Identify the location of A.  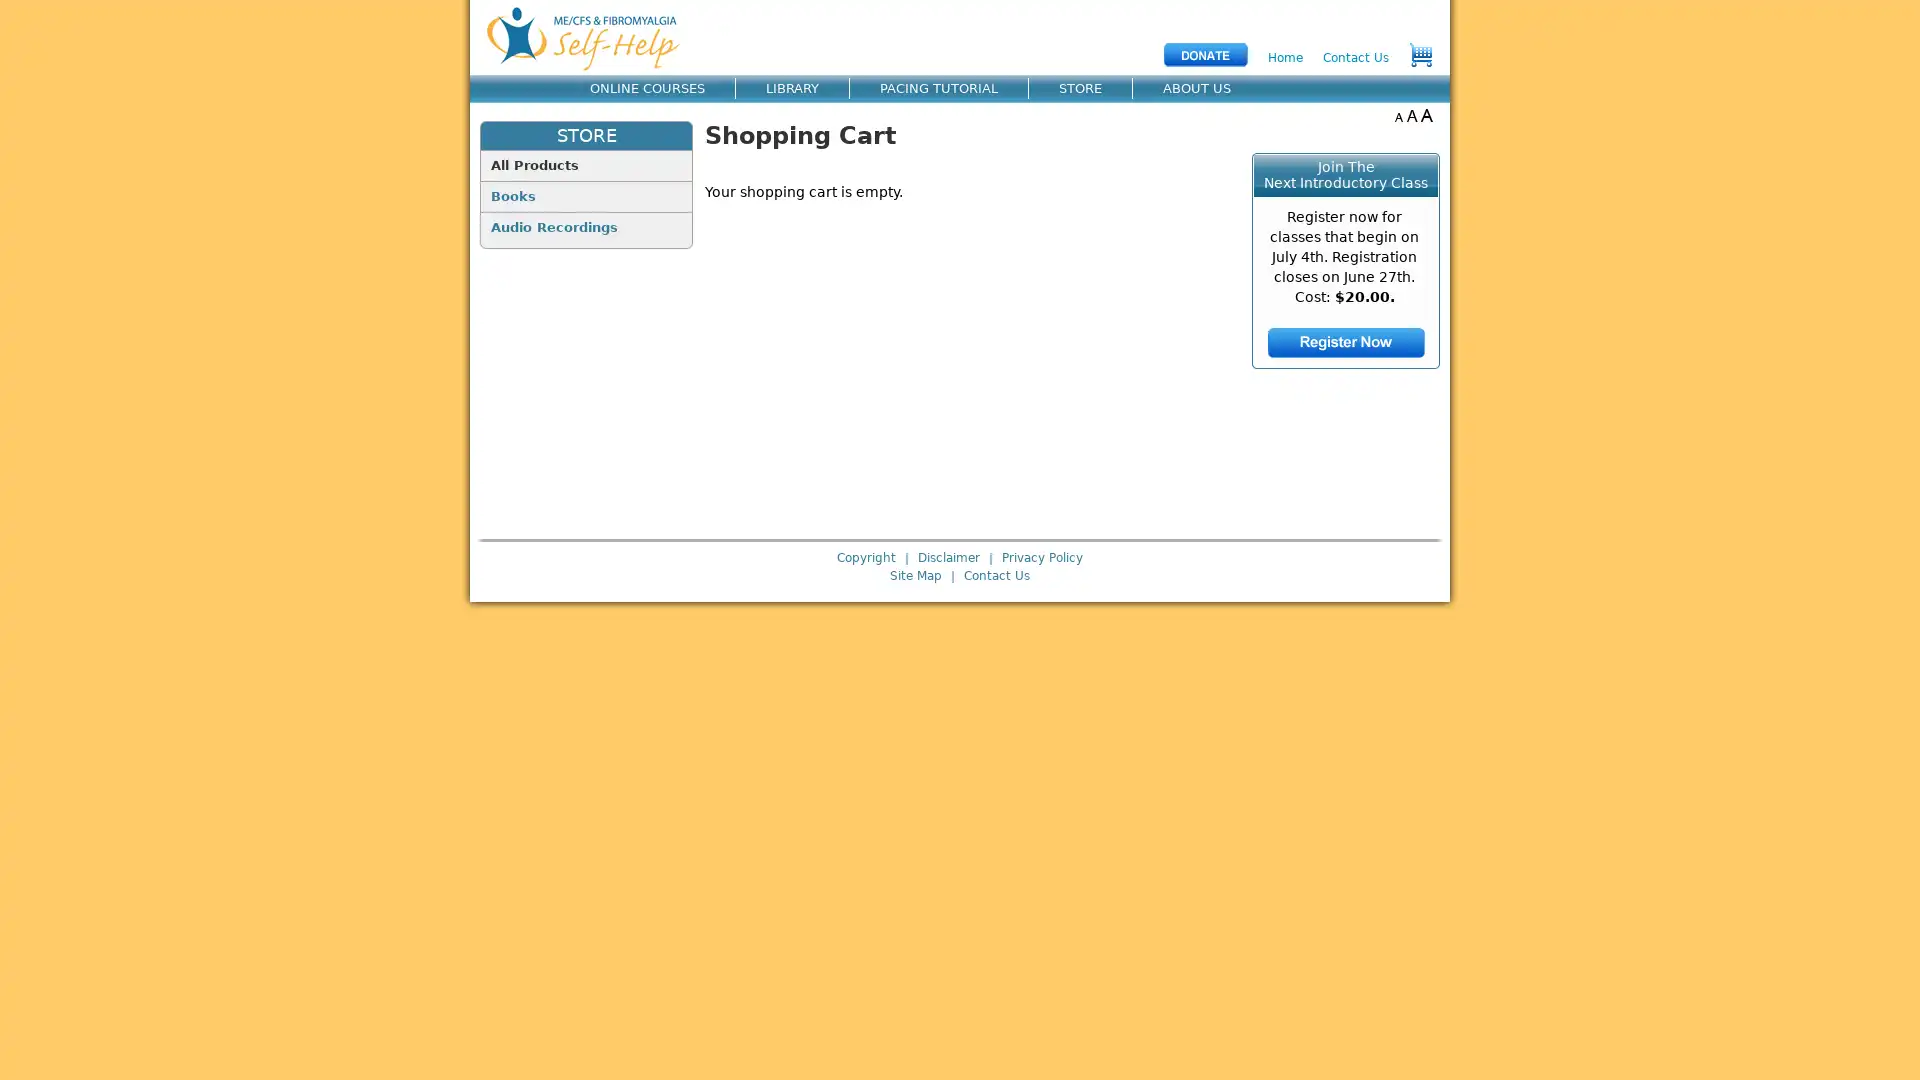
(1397, 115).